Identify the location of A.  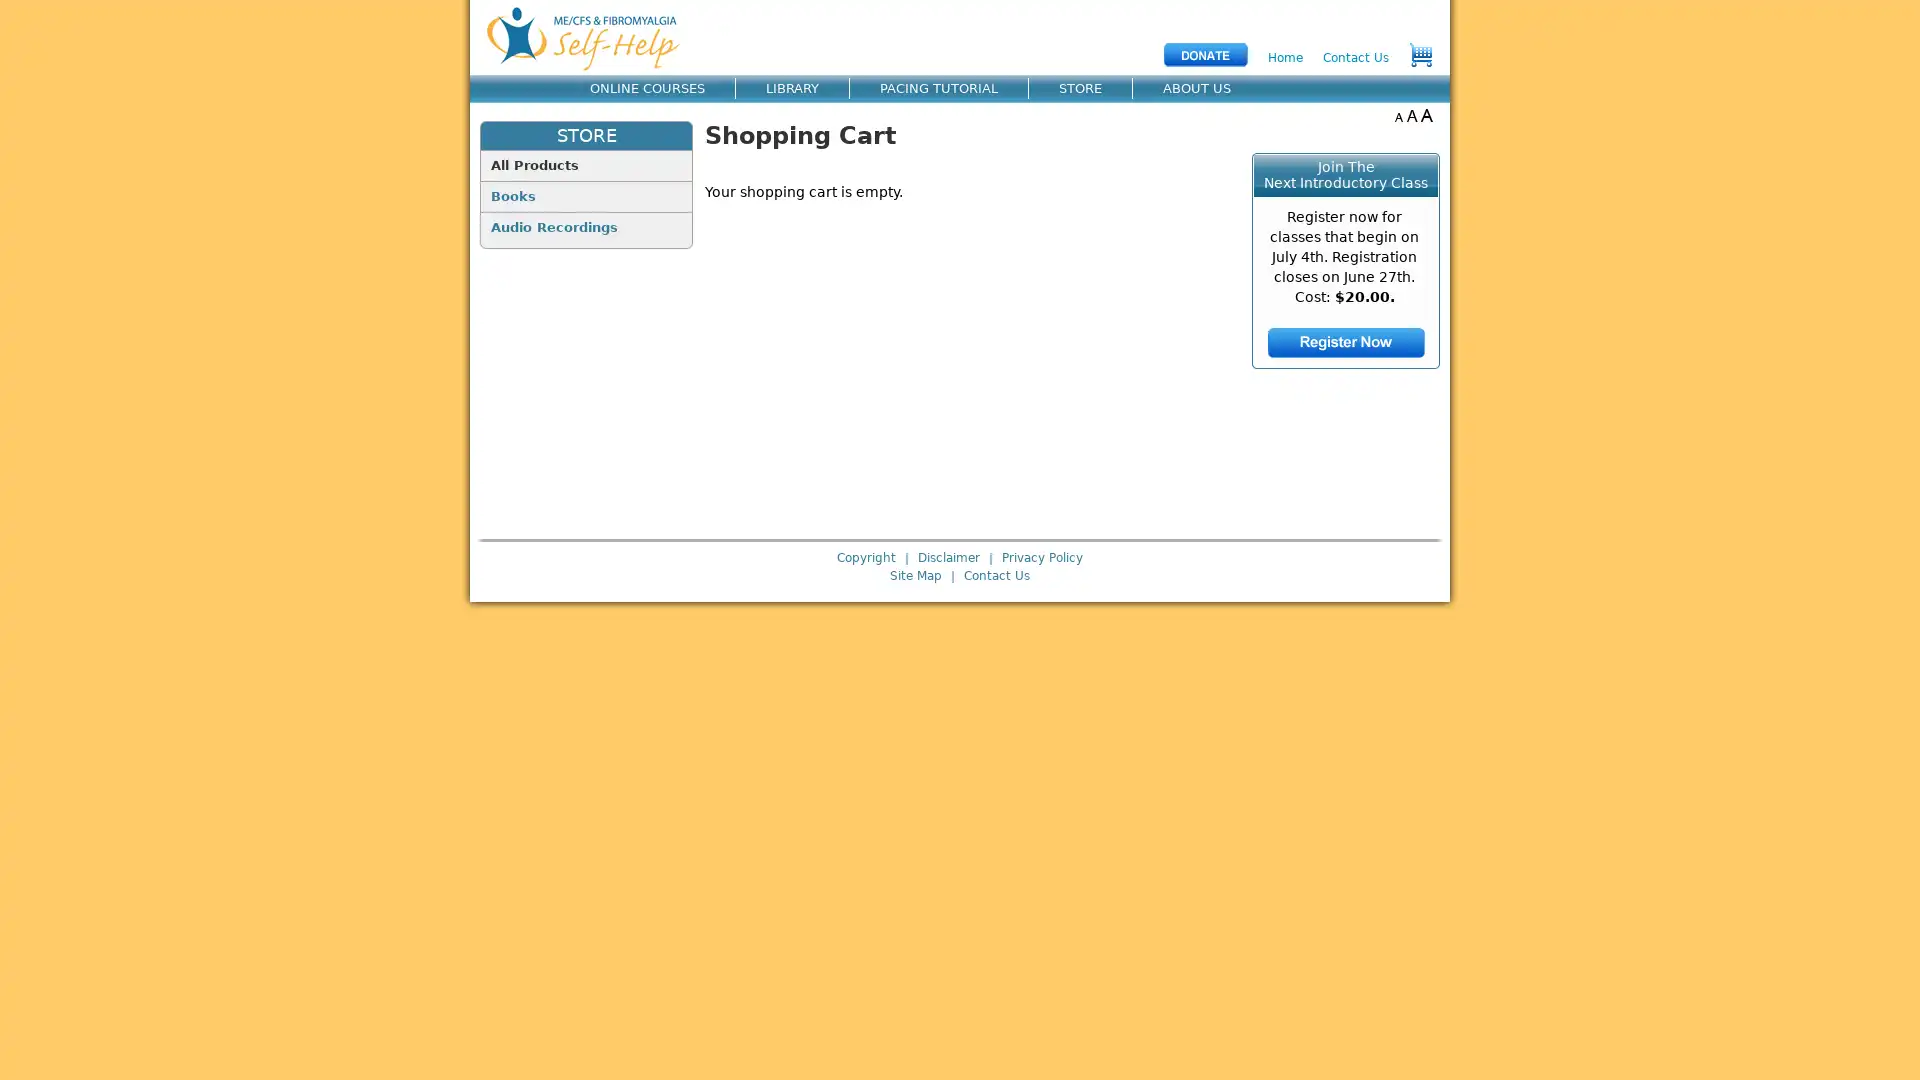
(1397, 115).